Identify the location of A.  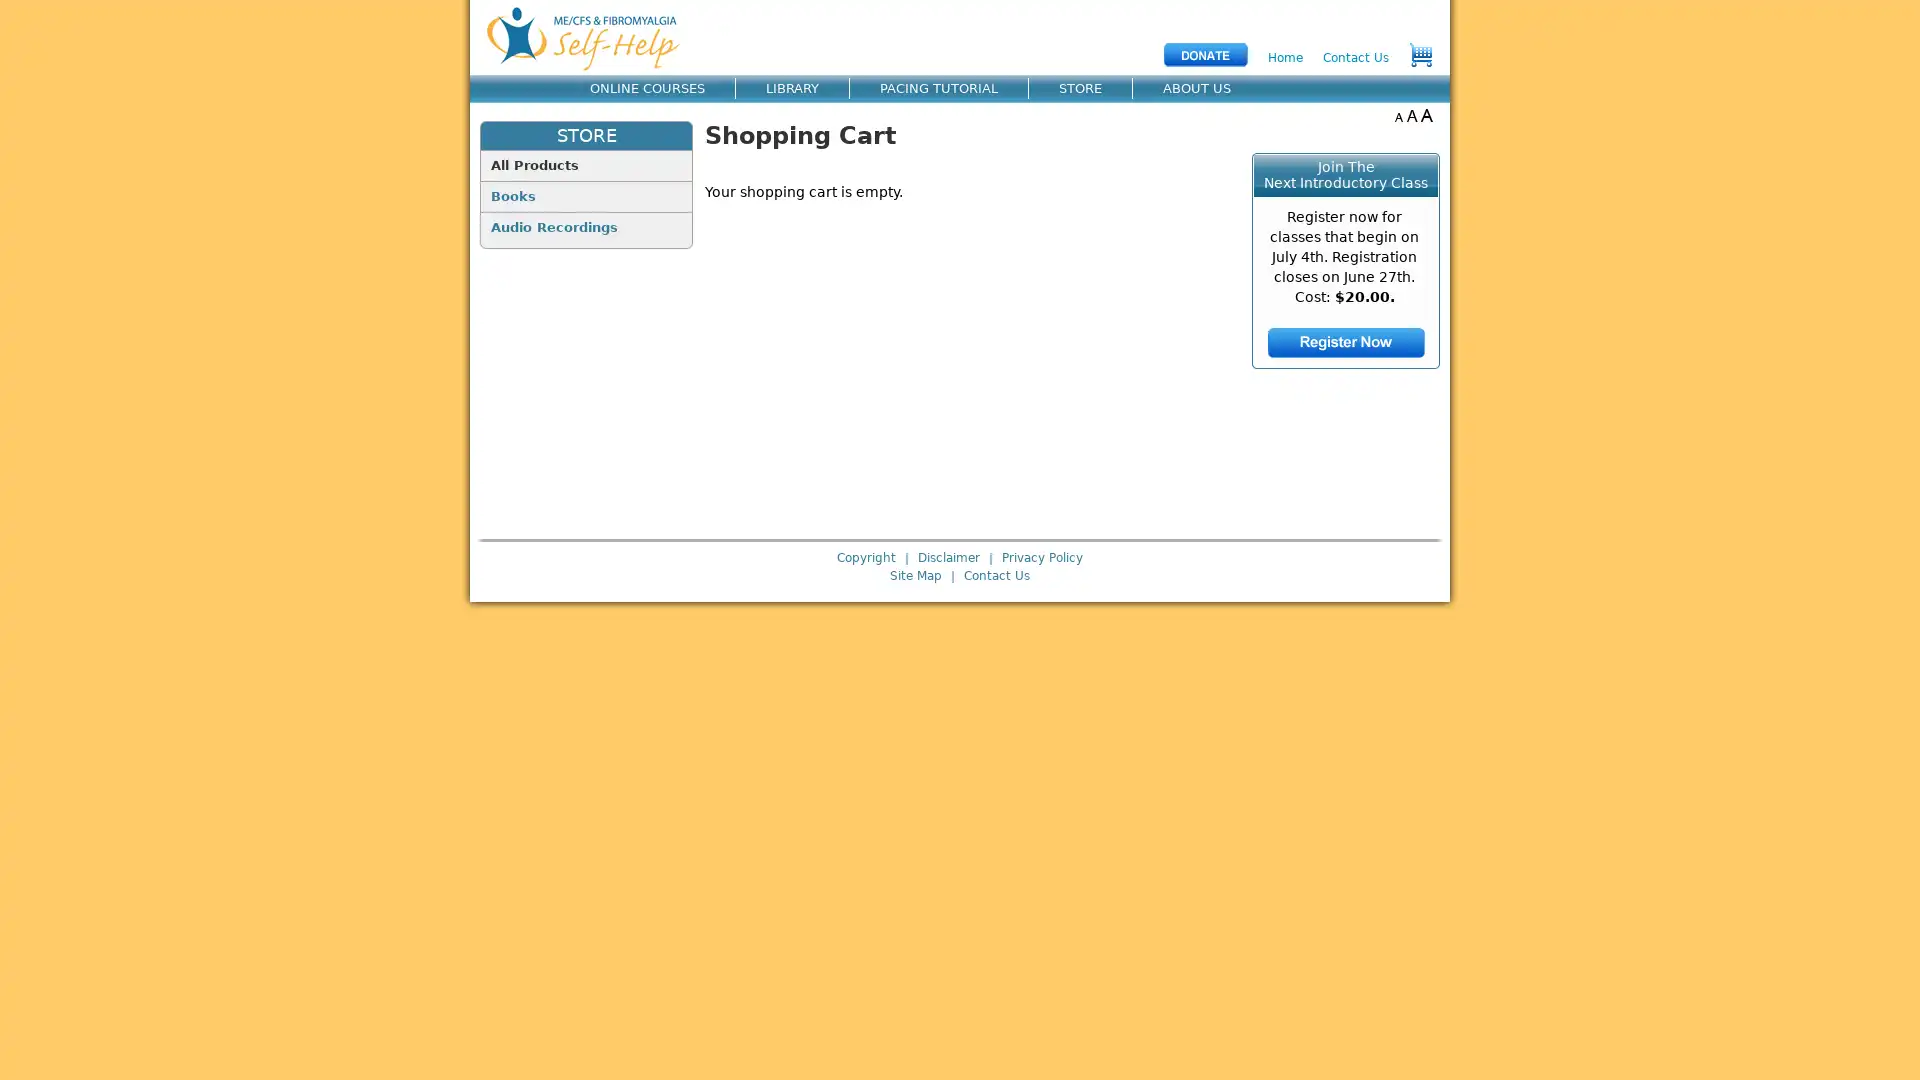
(1397, 115).